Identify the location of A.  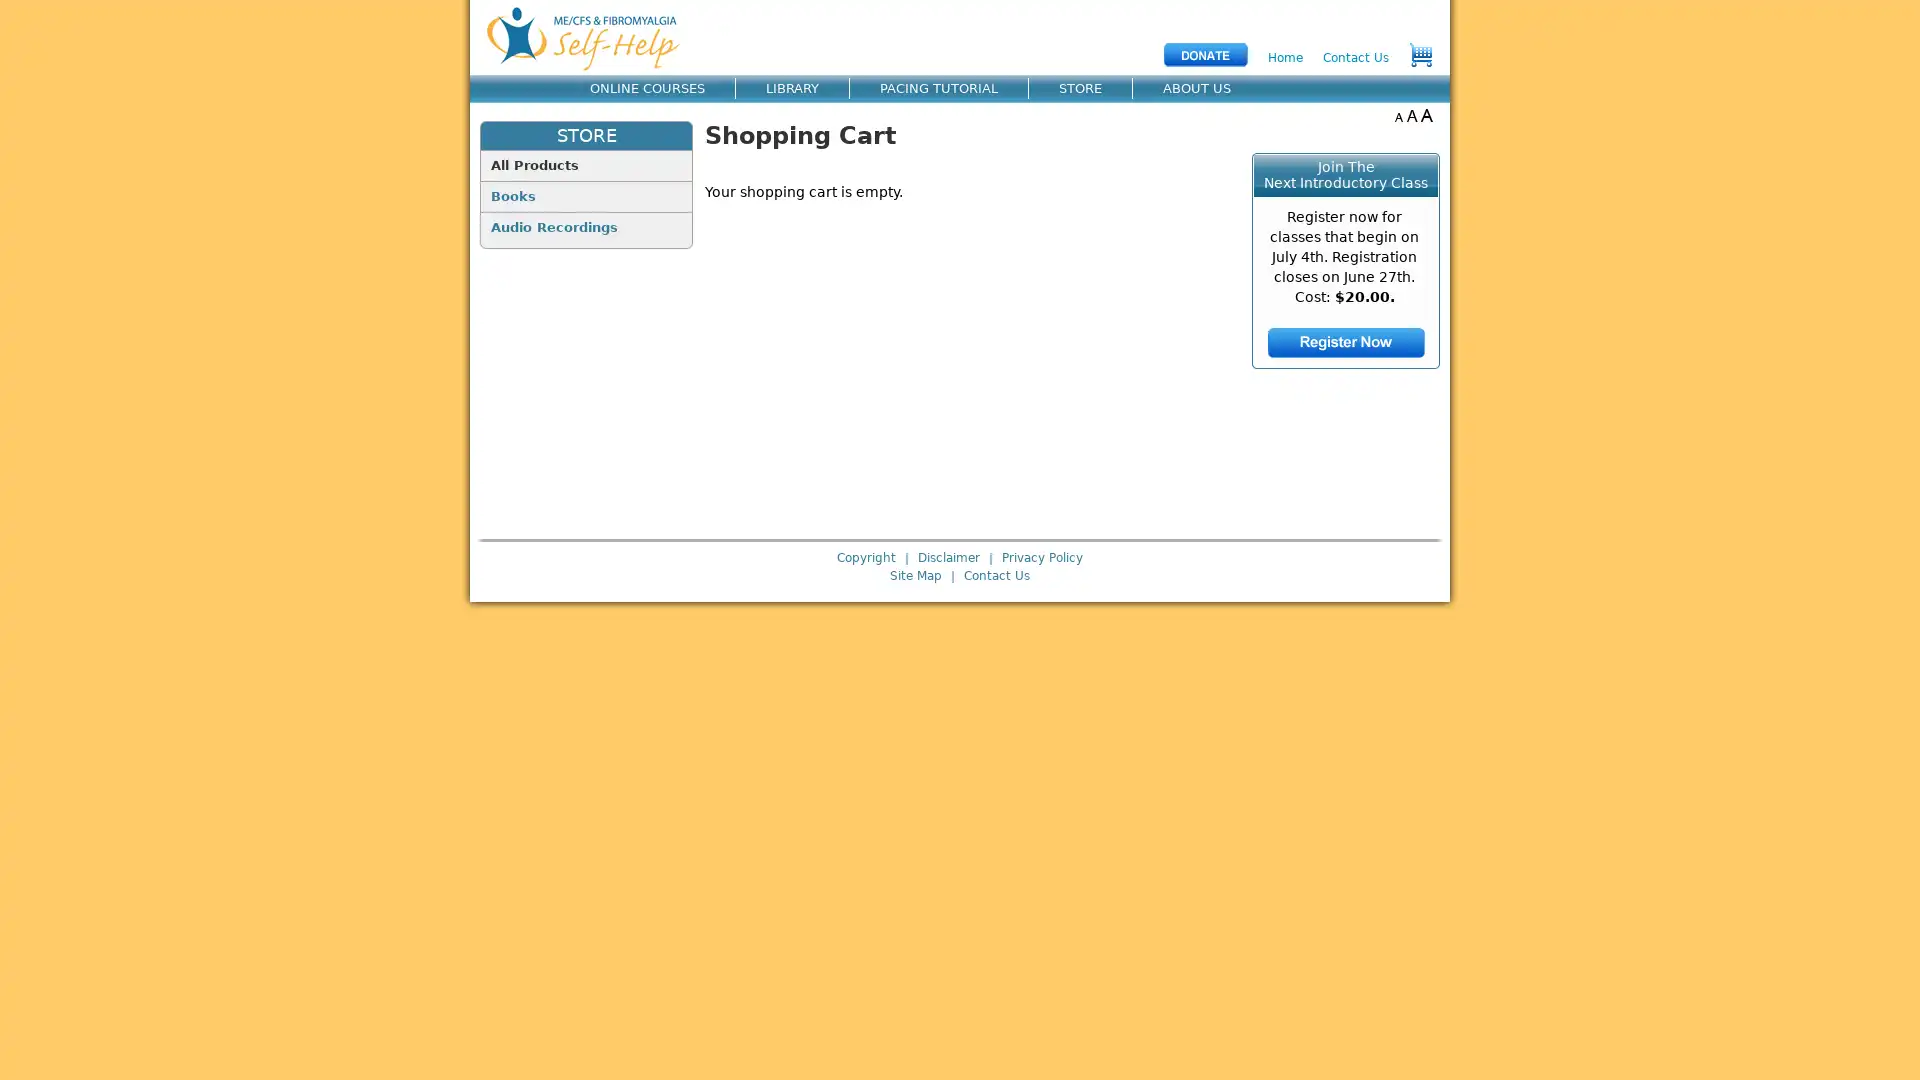
(1397, 115).